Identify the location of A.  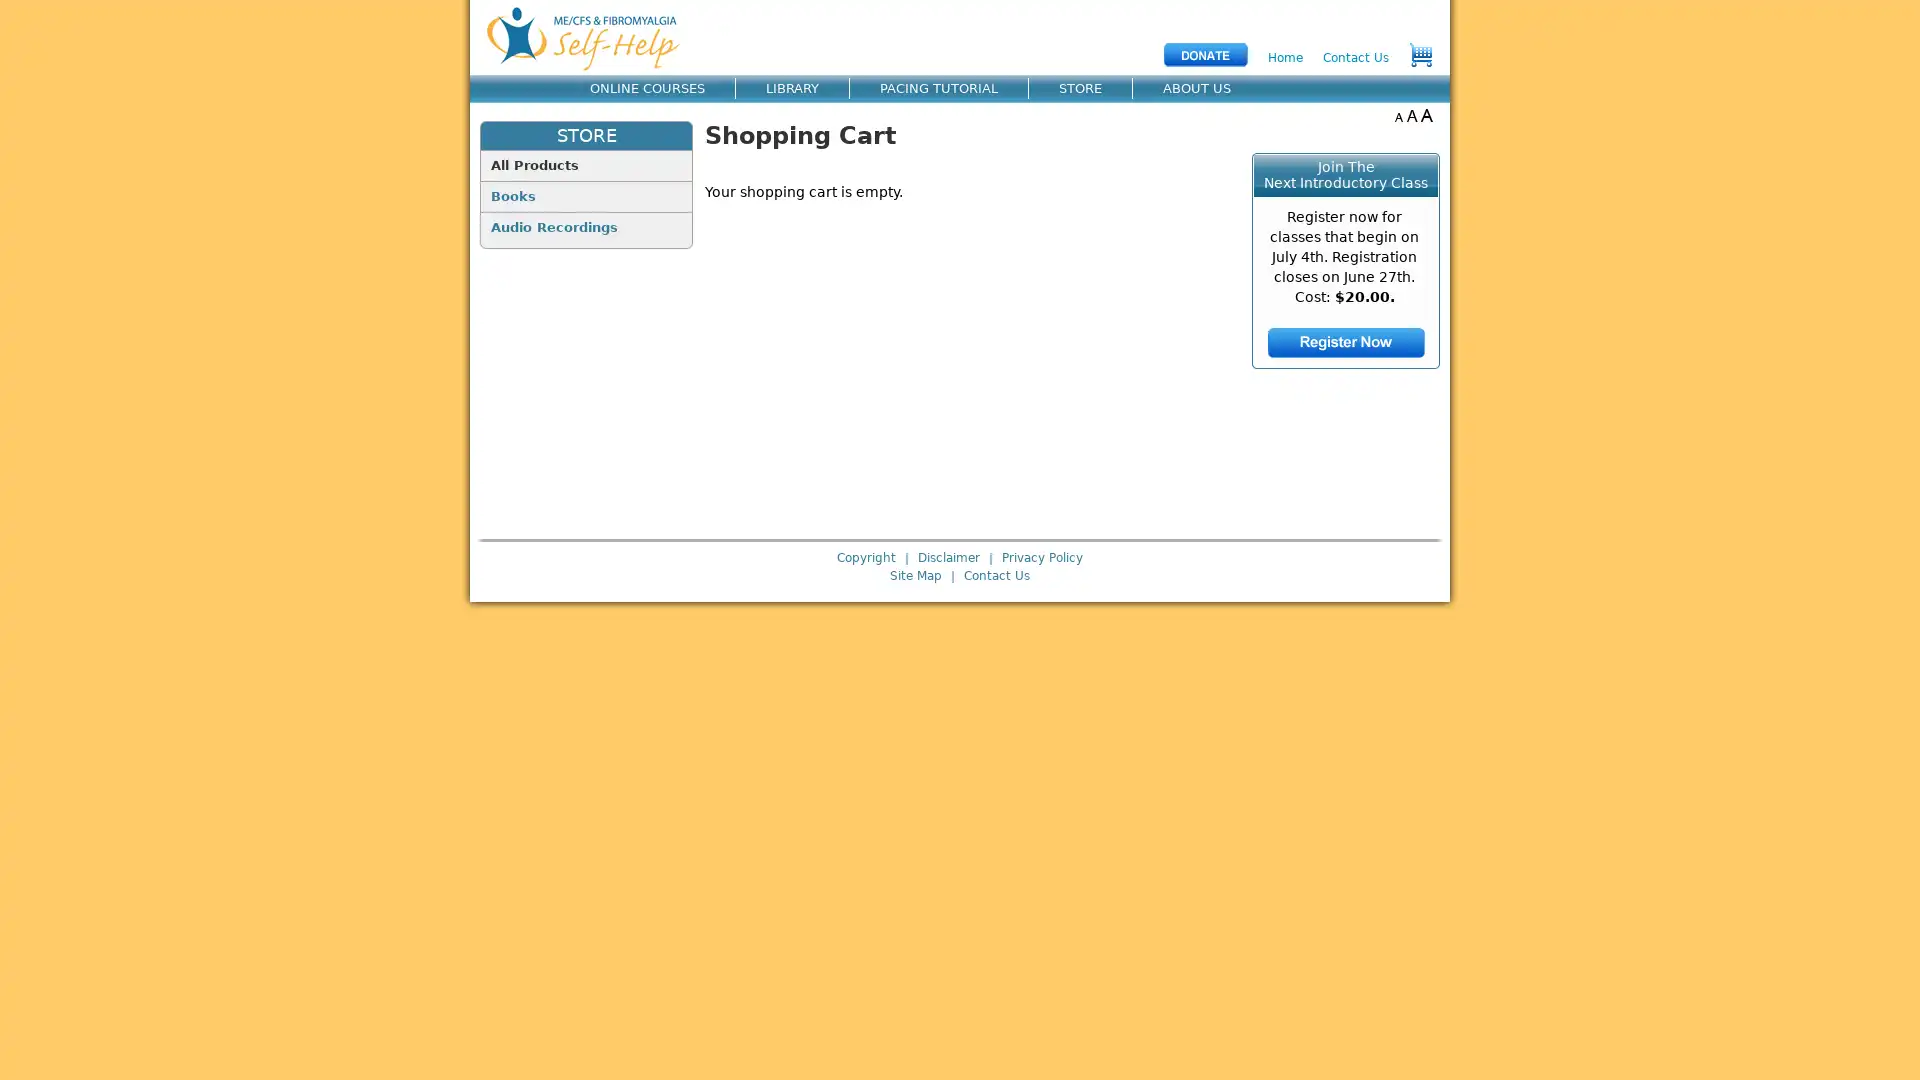
(1397, 115).